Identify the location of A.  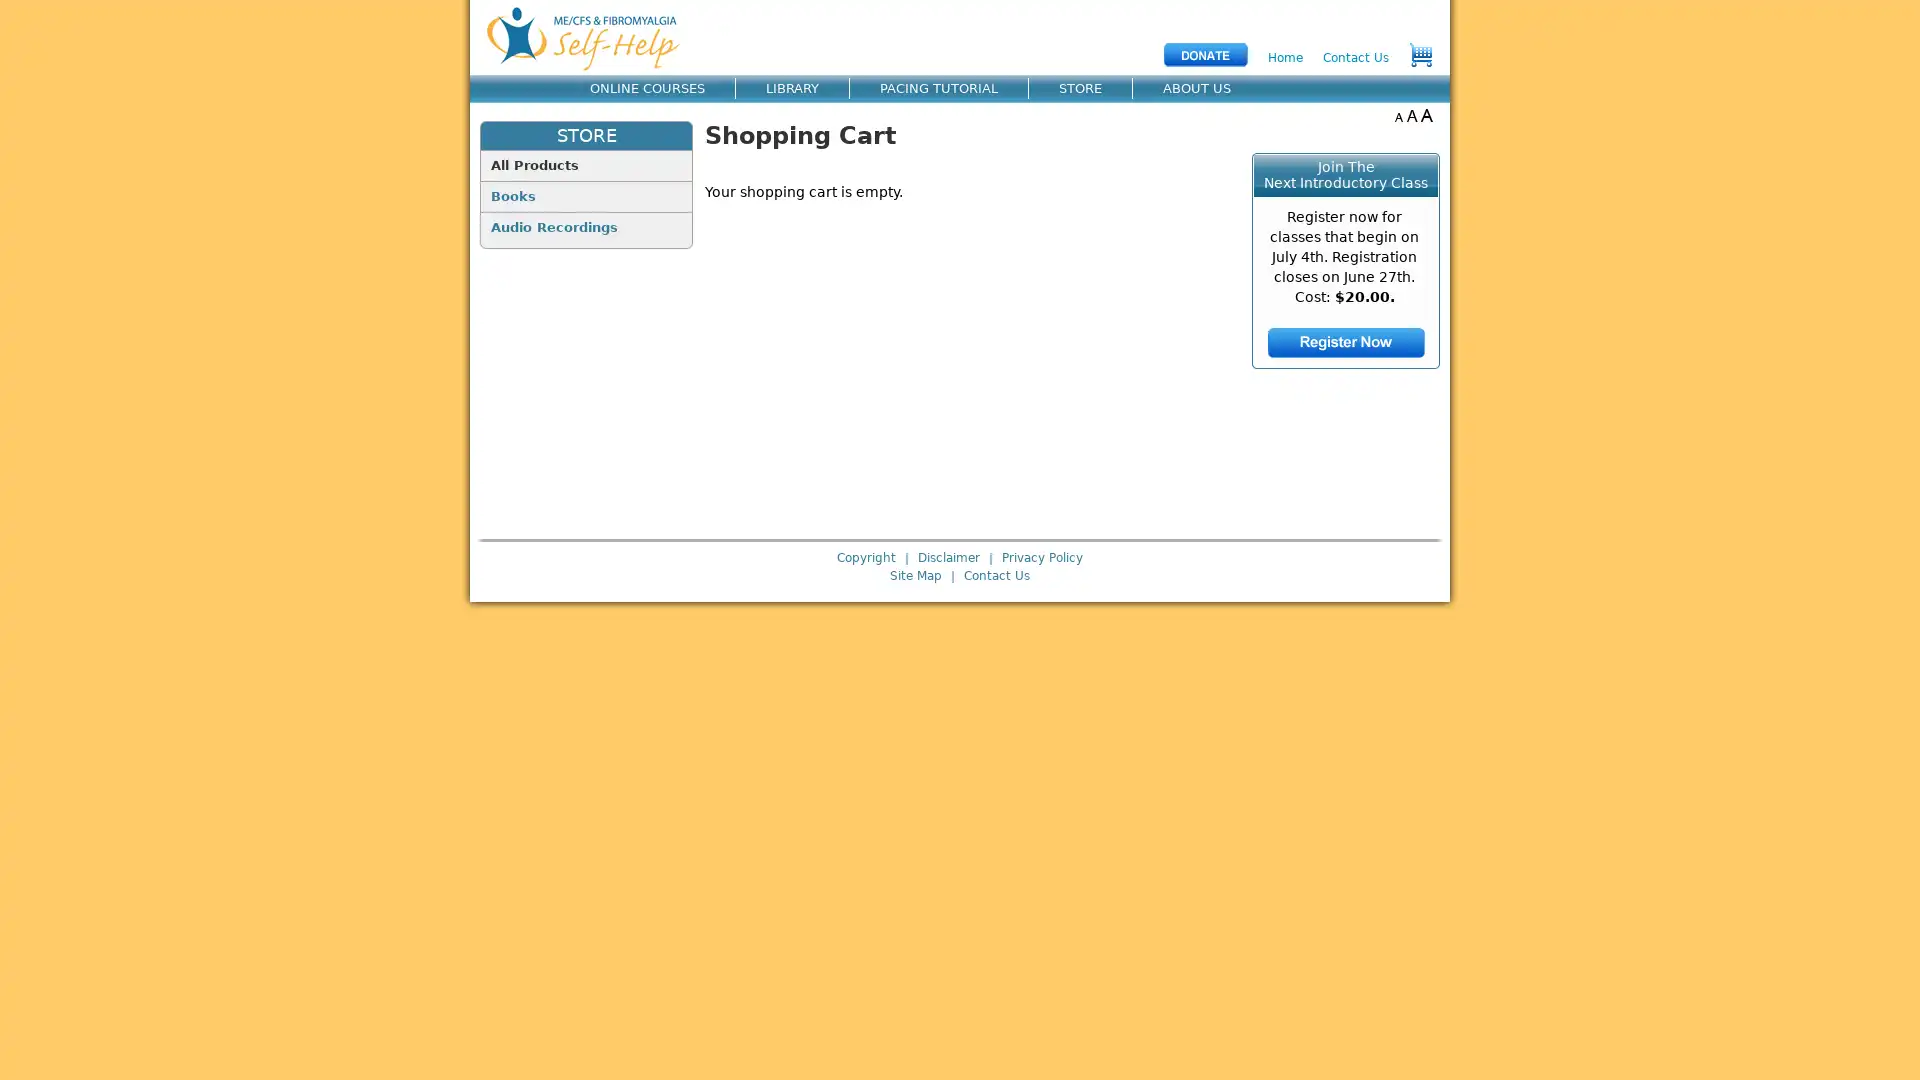
(1397, 115).